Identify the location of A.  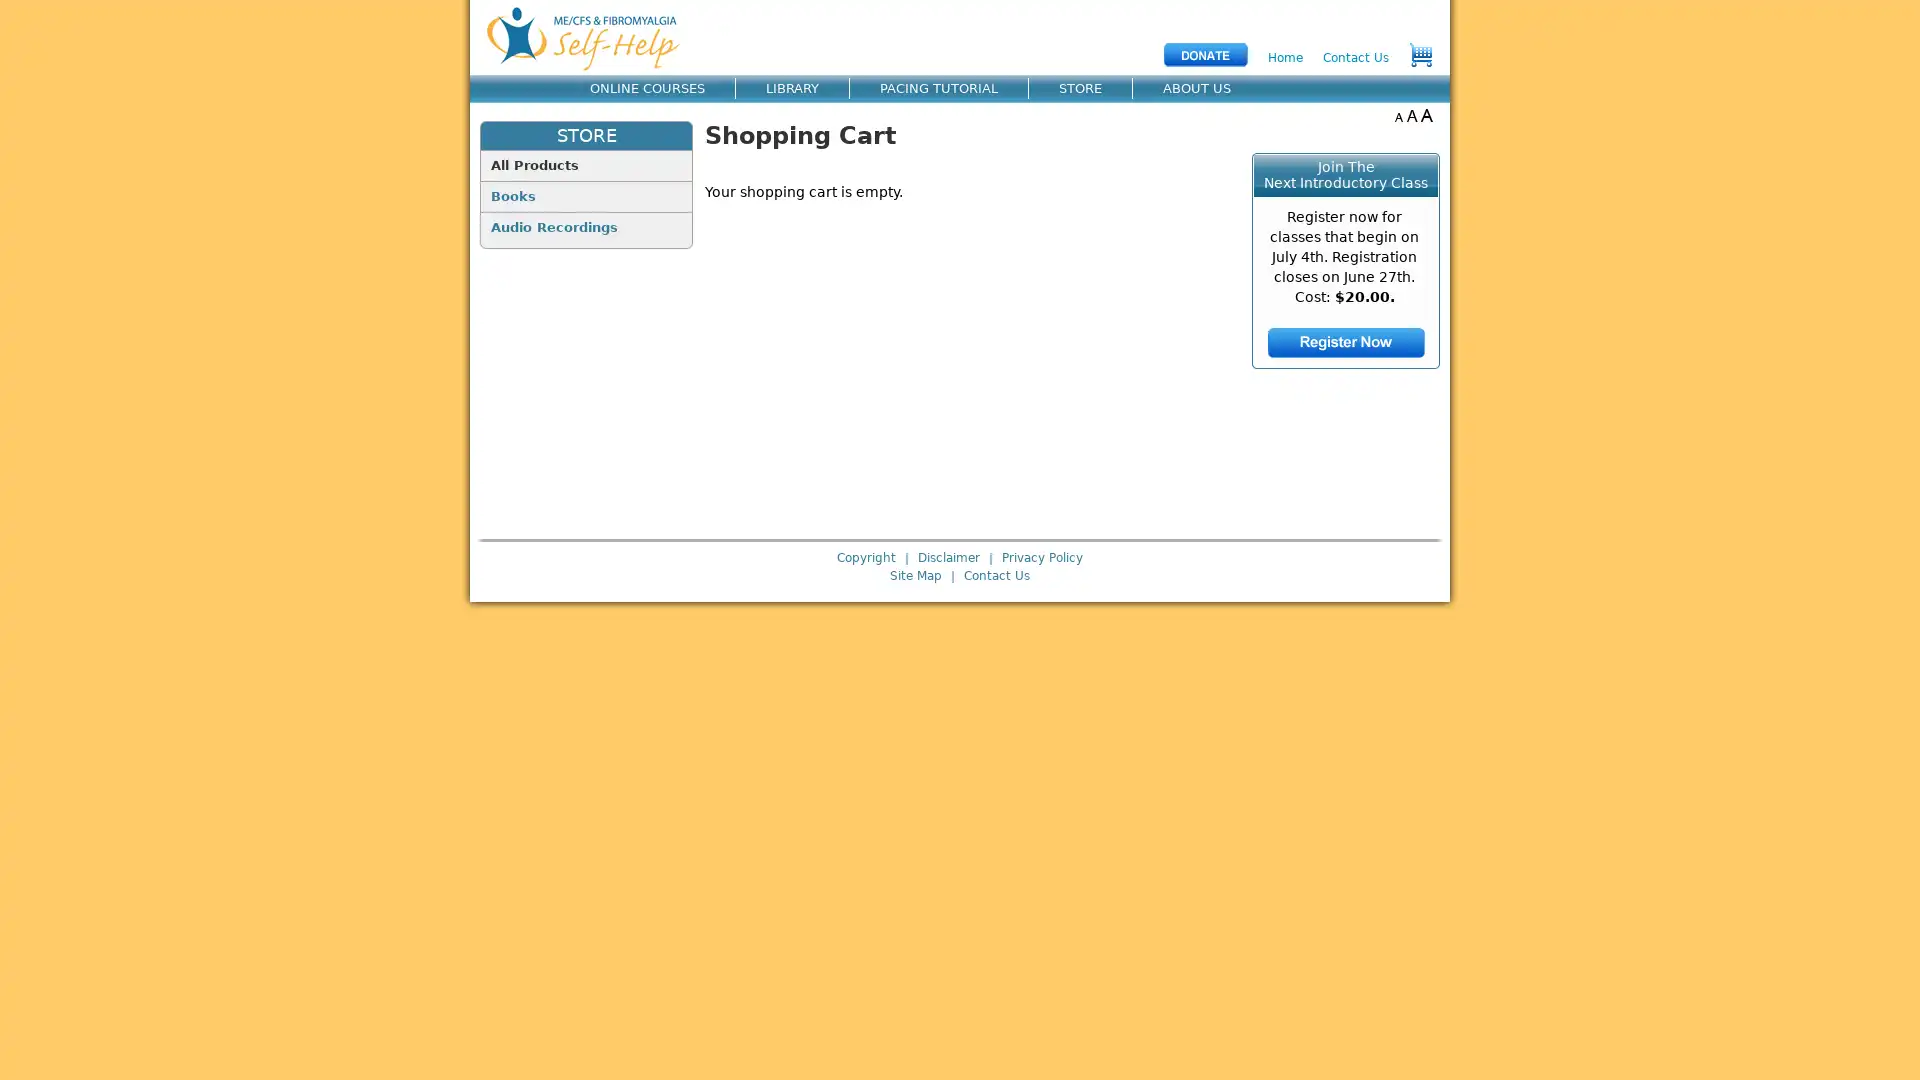
(1397, 115).